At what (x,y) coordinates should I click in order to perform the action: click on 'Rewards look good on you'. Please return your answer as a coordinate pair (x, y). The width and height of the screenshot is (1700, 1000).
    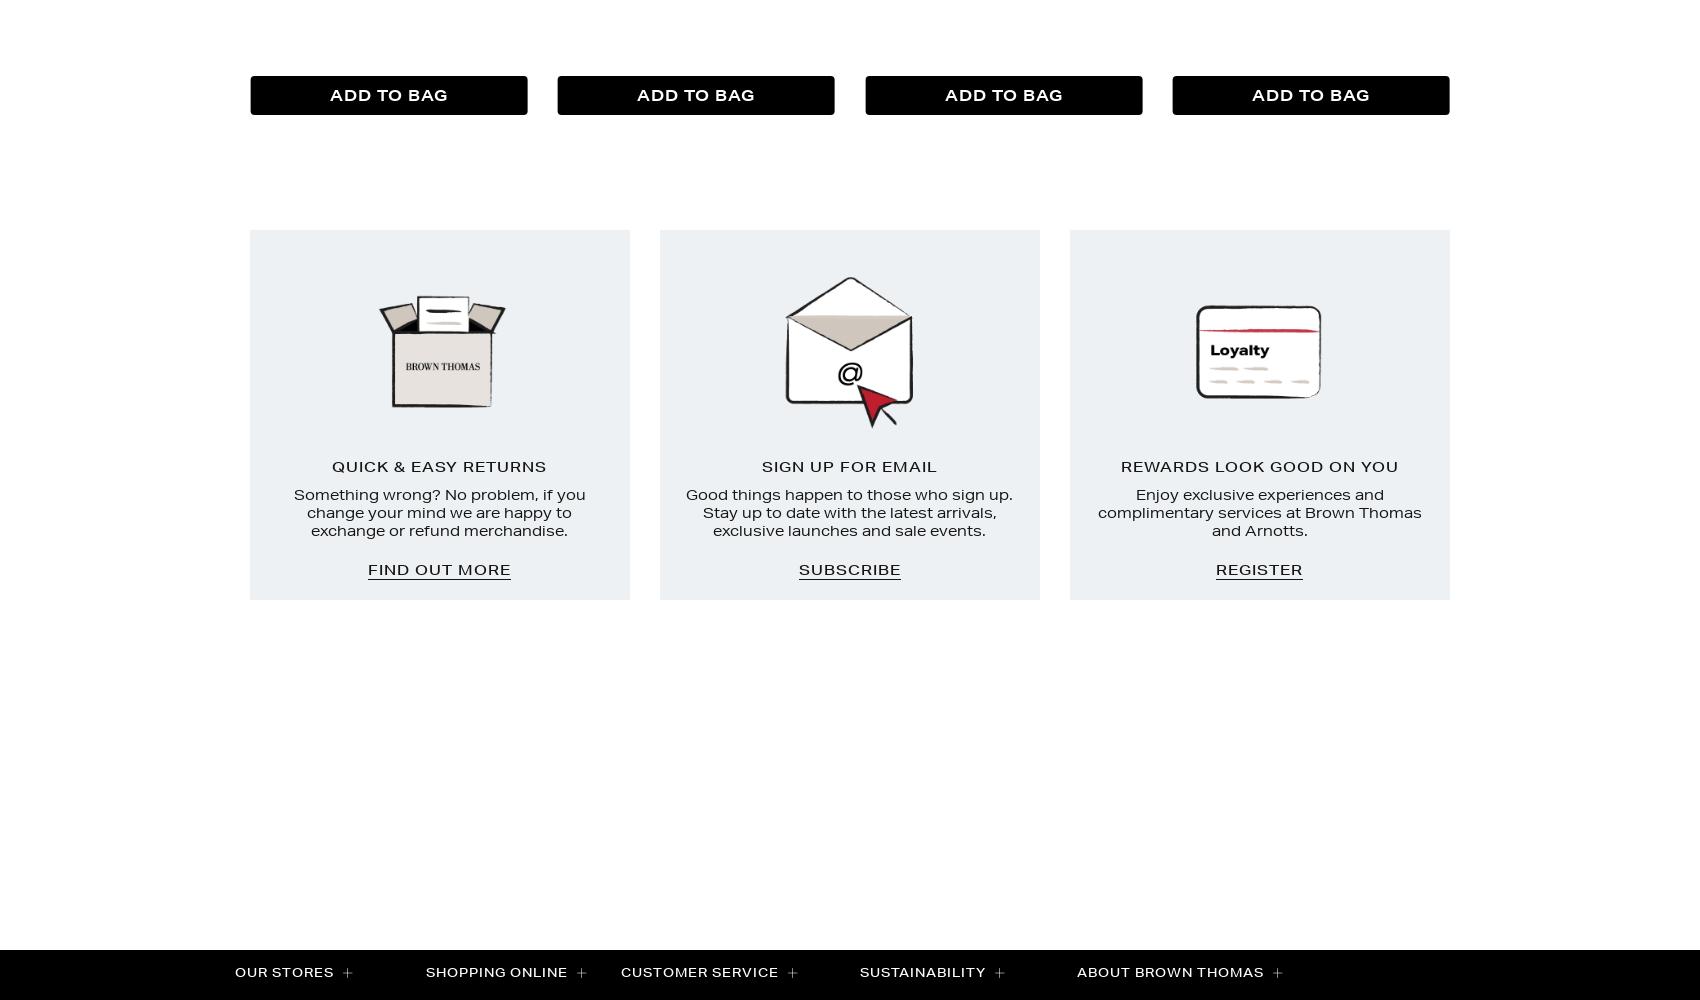
    Looking at the image, I should click on (1258, 466).